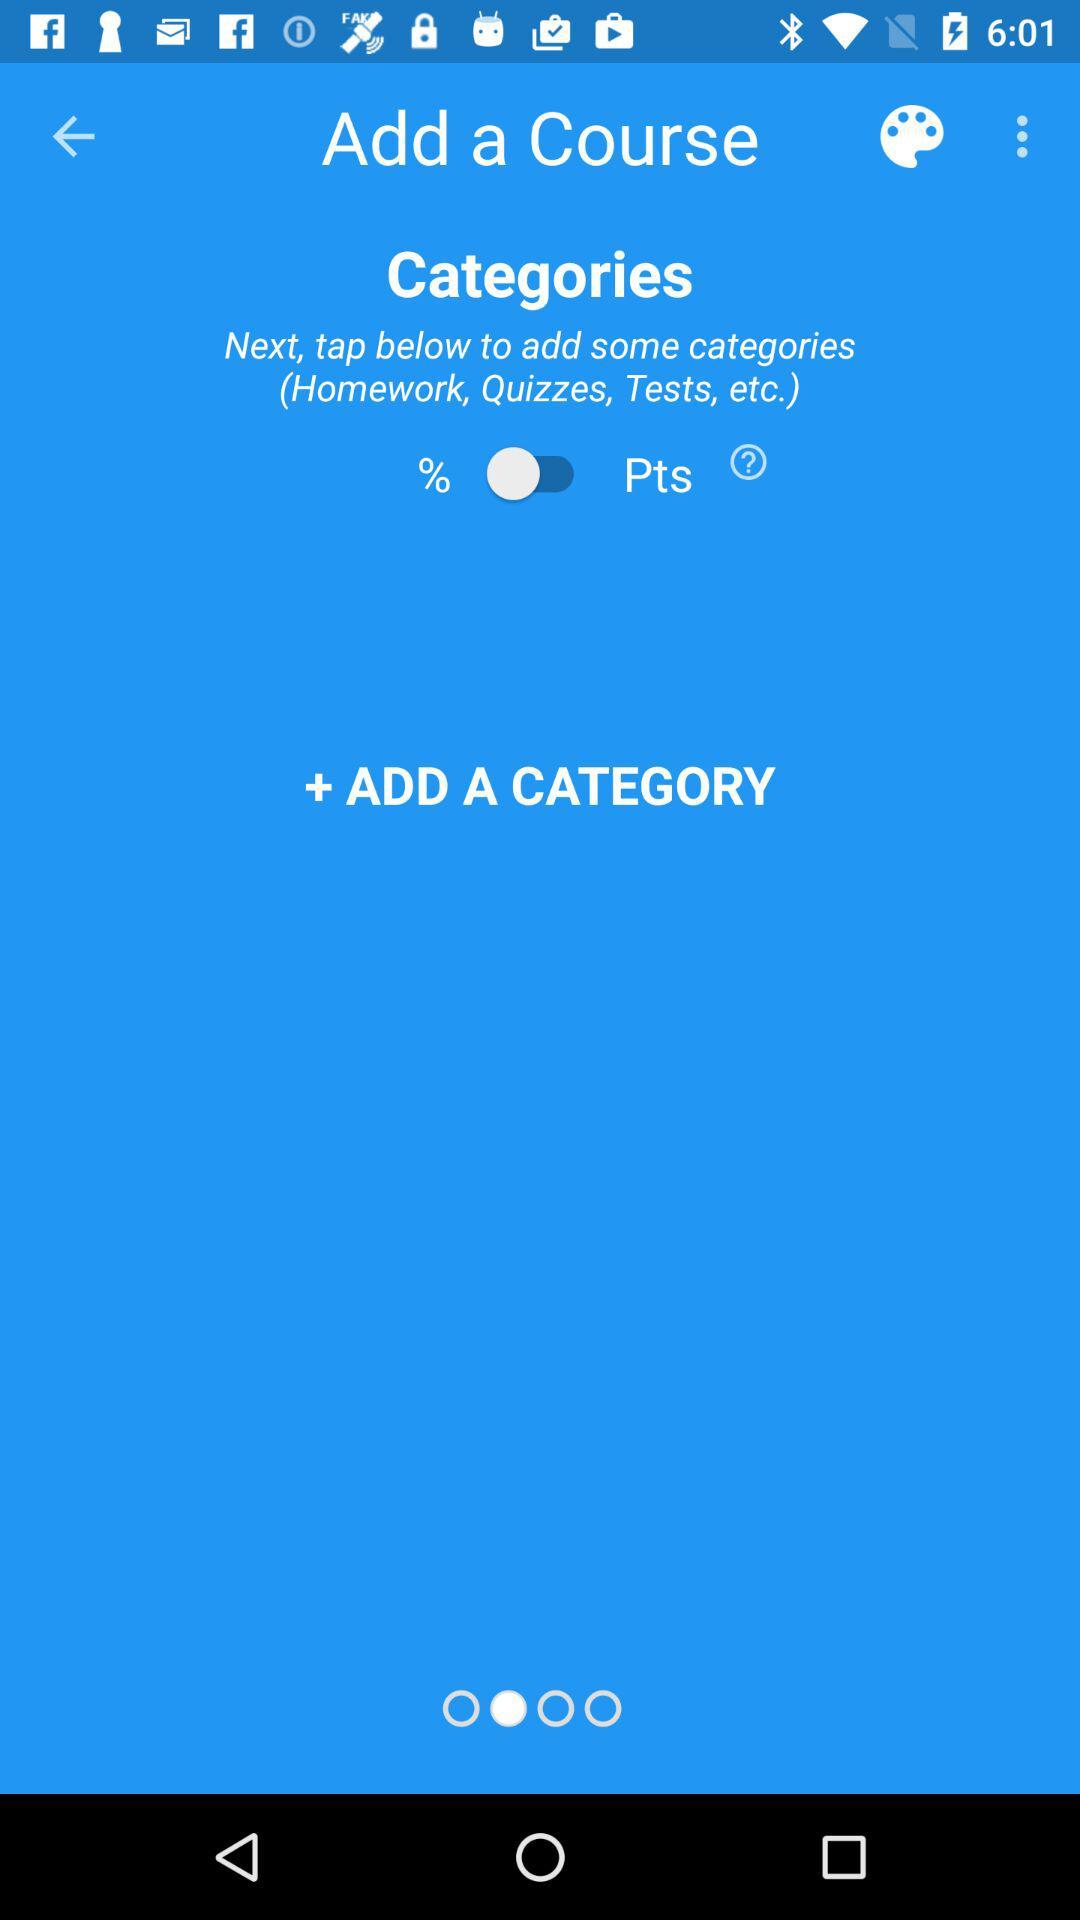 The image size is (1080, 1920). Describe the element at coordinates (540, 472) in the screenshot. I see `a button for switching from percentage to pts` at that location.